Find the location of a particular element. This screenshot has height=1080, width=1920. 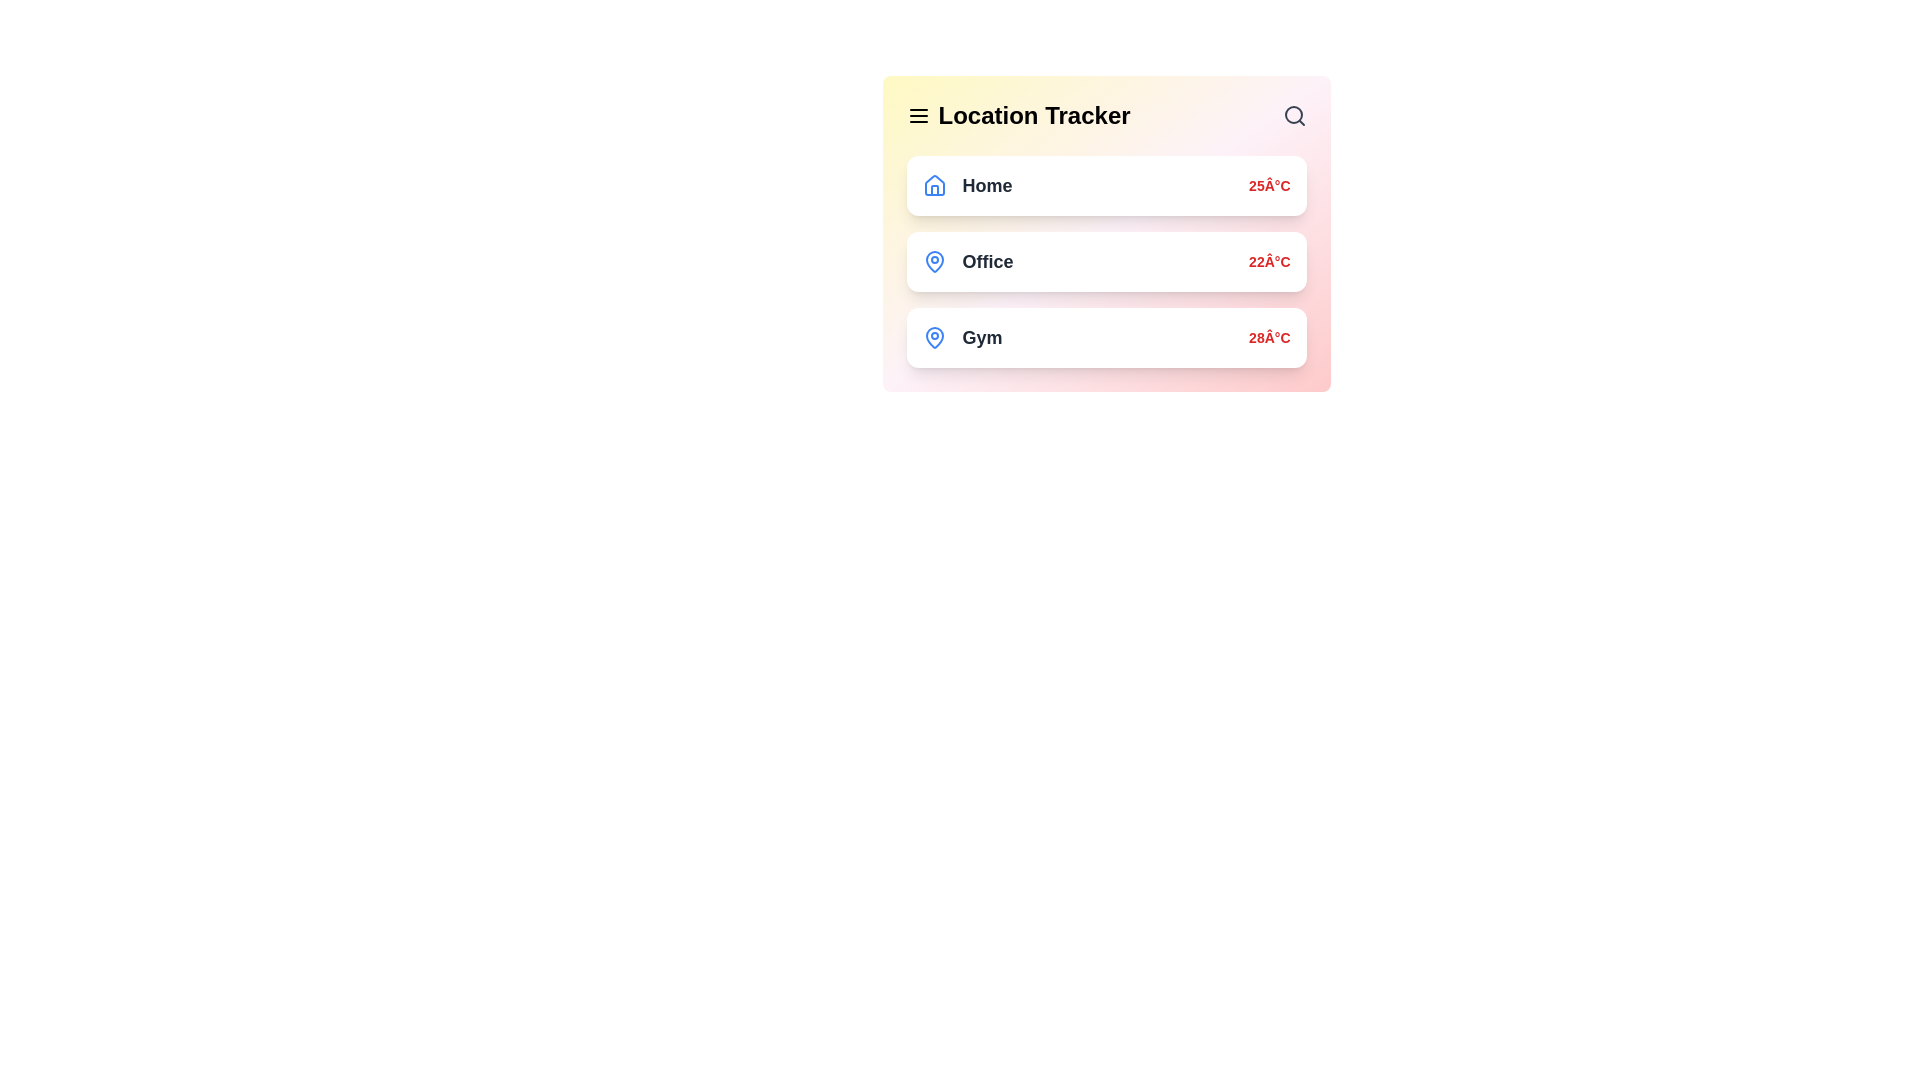

the temperature value of Office to edit or inspect it is located at coordinates (1268, 261).